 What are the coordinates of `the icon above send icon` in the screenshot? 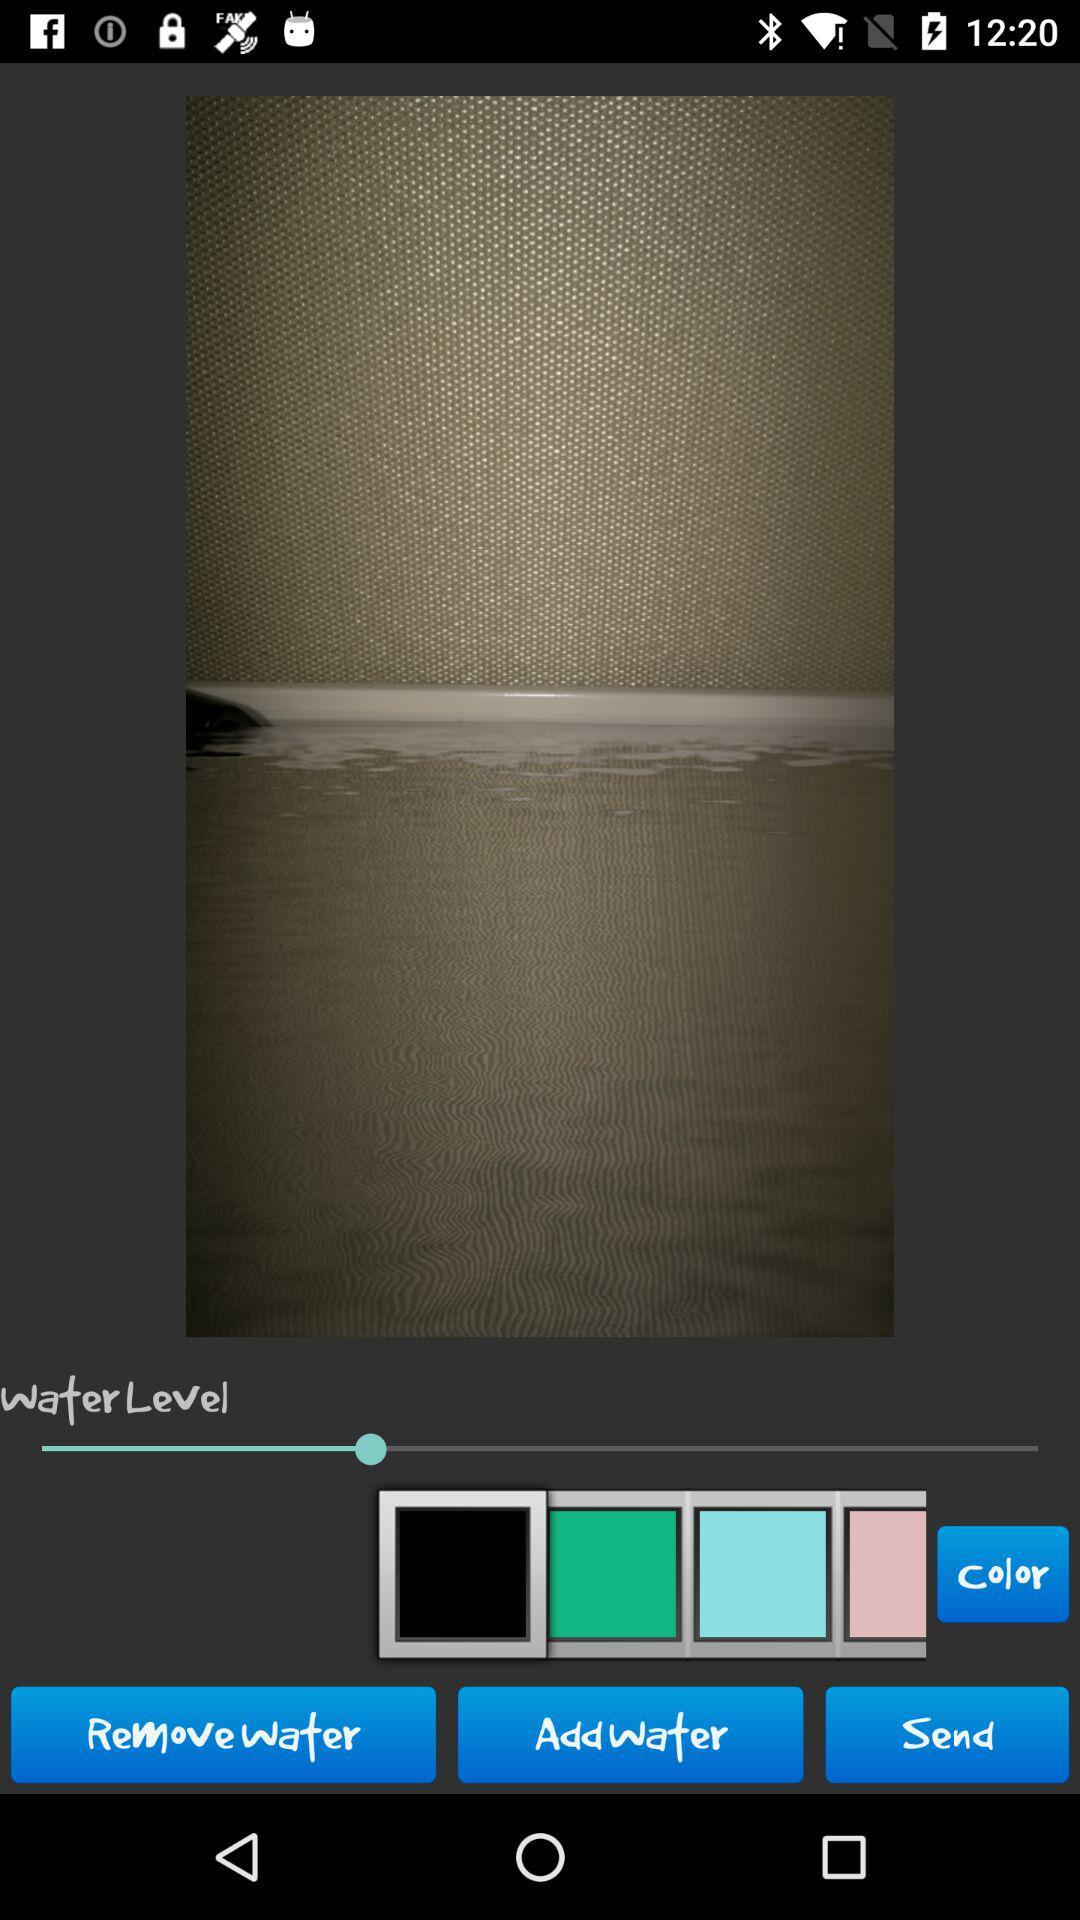 It's located at (1003, 1573).